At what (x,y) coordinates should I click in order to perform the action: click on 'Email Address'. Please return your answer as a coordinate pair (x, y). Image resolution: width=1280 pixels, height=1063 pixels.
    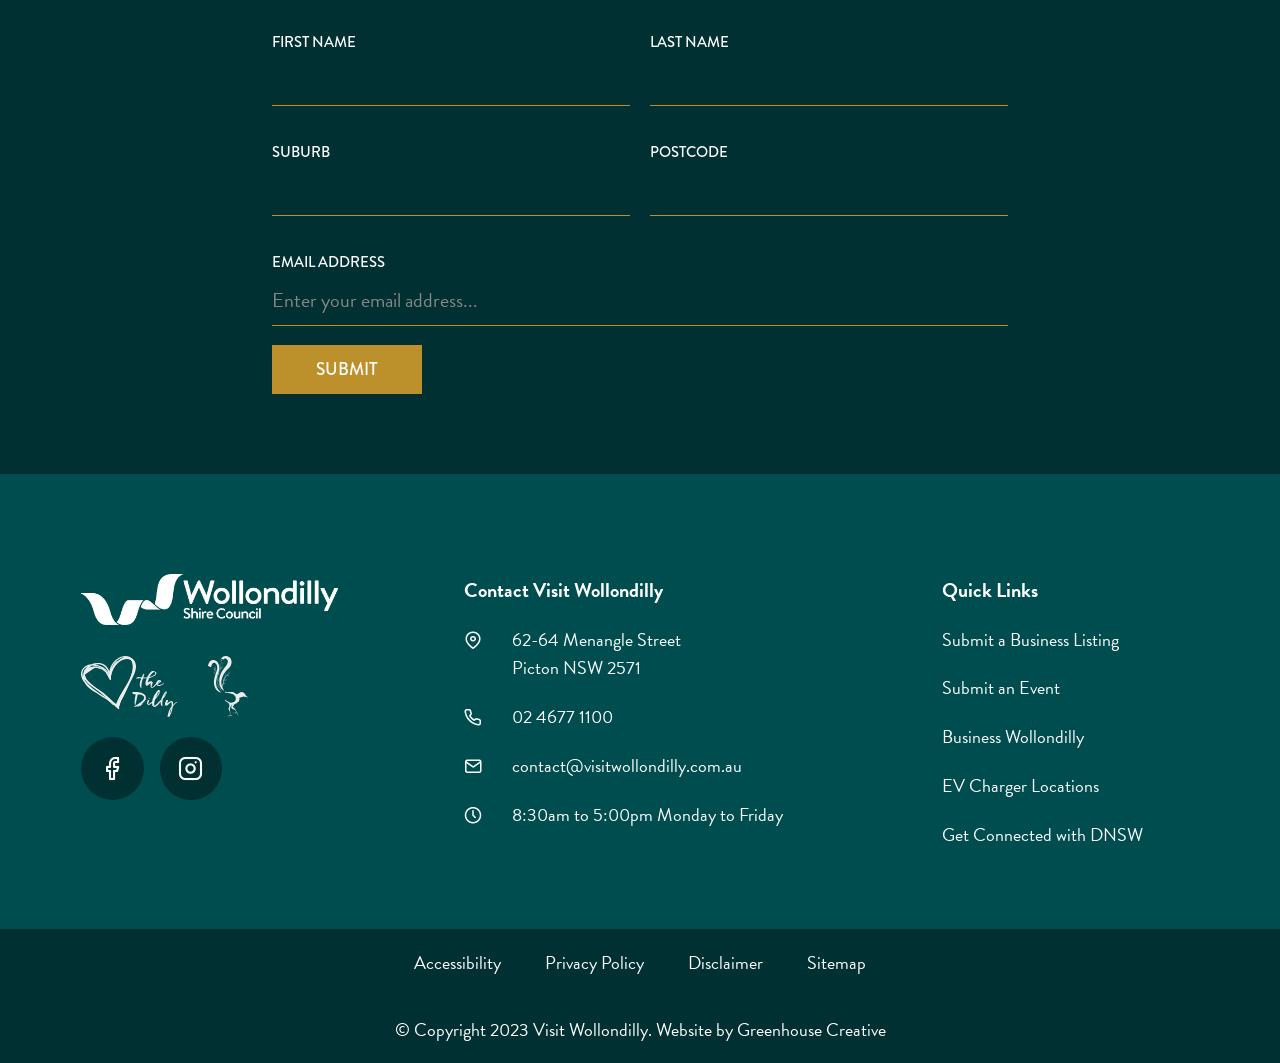
    Looking at the image, I should click on (328, 262).